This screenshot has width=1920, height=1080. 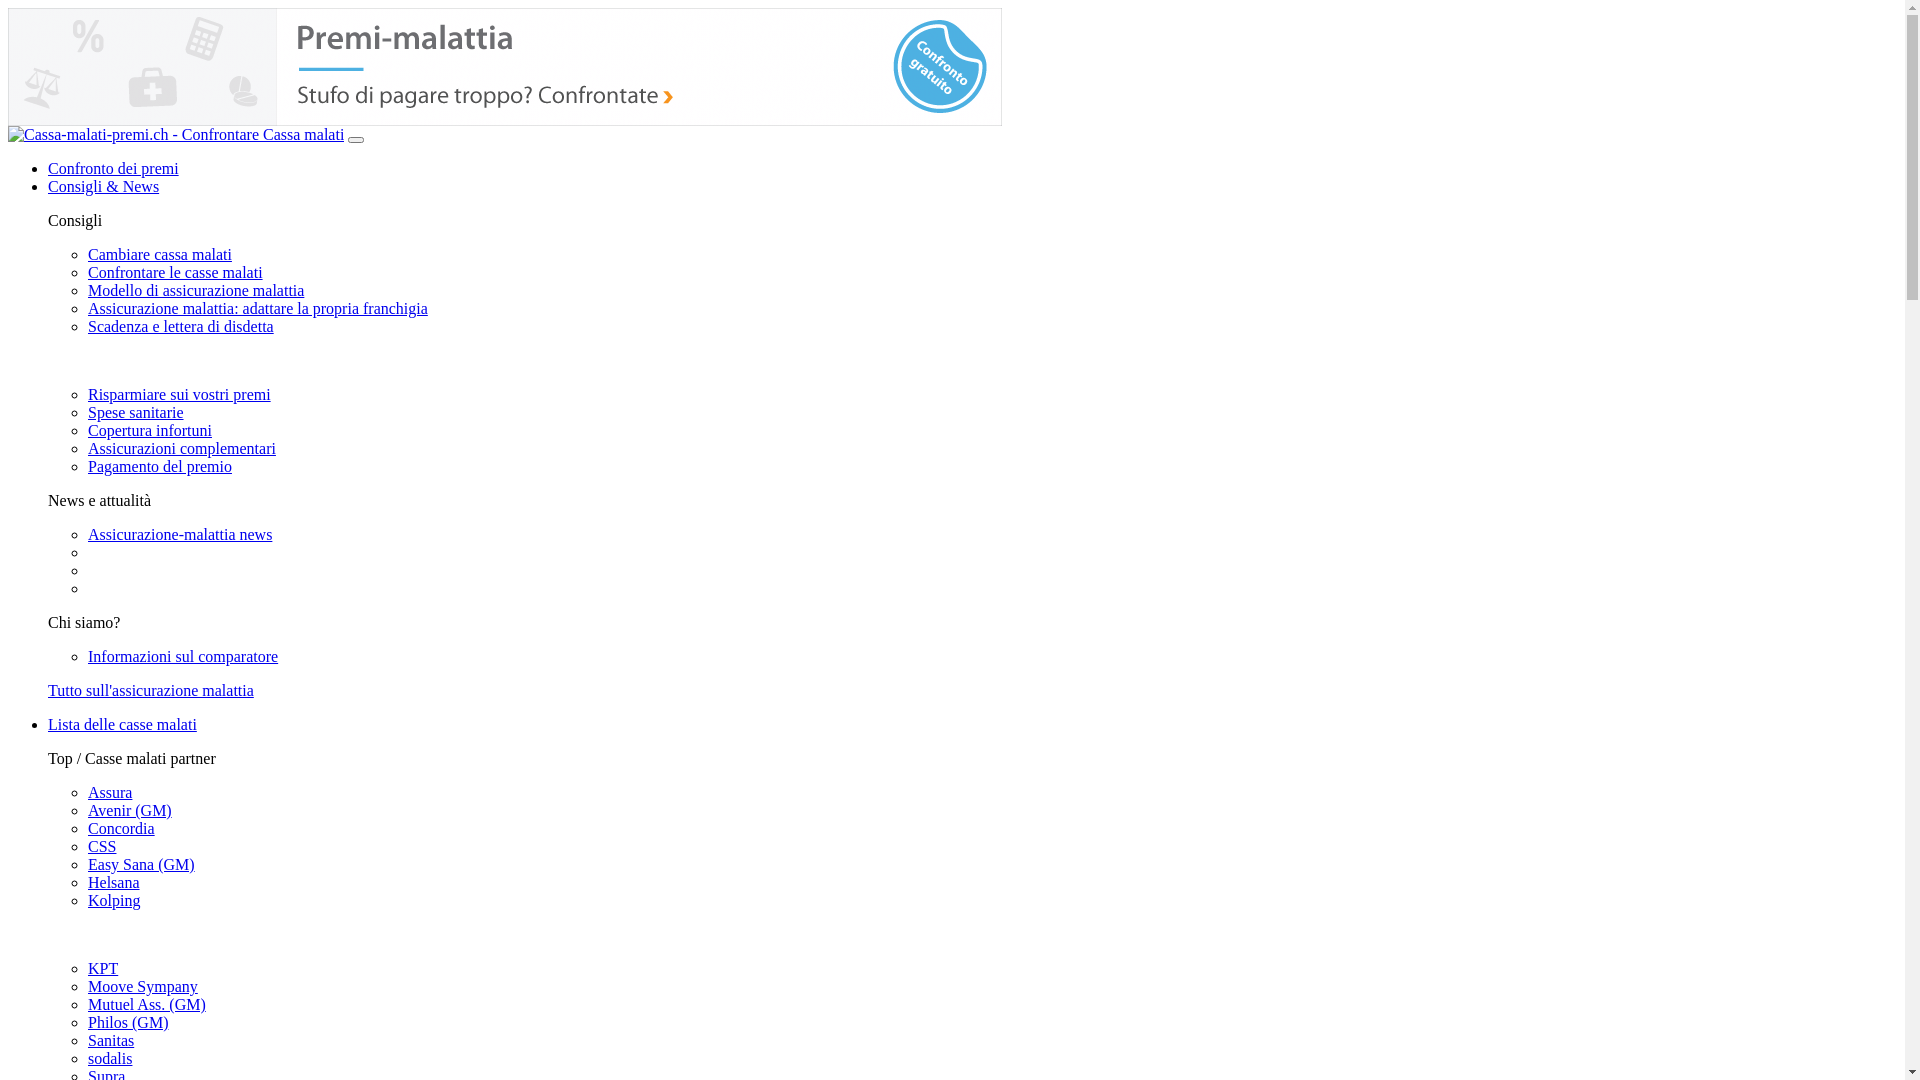 What do you see at coordinates (109, 1039) in the screenshot?
I see `'Sanitas'` at bounding box center [109, 1039].